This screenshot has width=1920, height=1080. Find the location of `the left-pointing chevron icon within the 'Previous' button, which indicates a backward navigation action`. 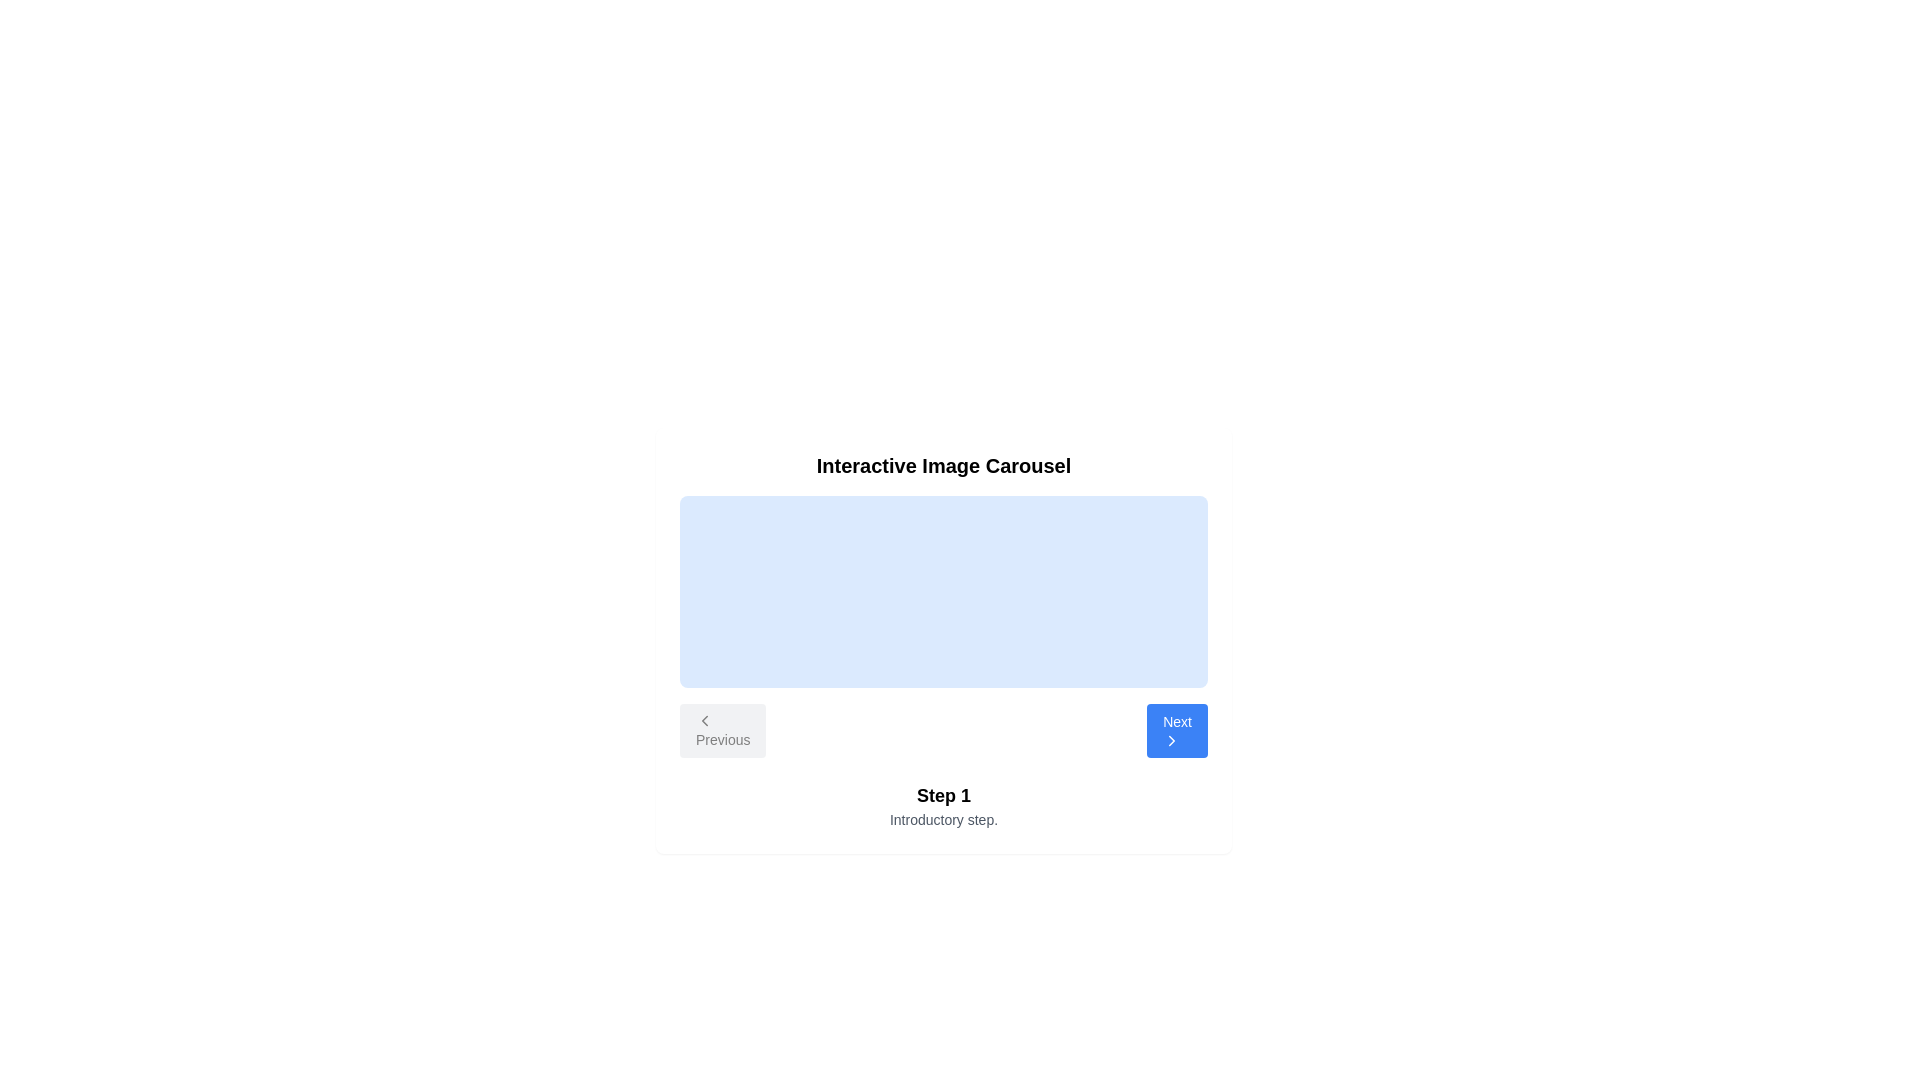

the left-pointing chevron icon within the 'Previous' button, which indicates a backward navigation action is located at coordinates (705, 721).